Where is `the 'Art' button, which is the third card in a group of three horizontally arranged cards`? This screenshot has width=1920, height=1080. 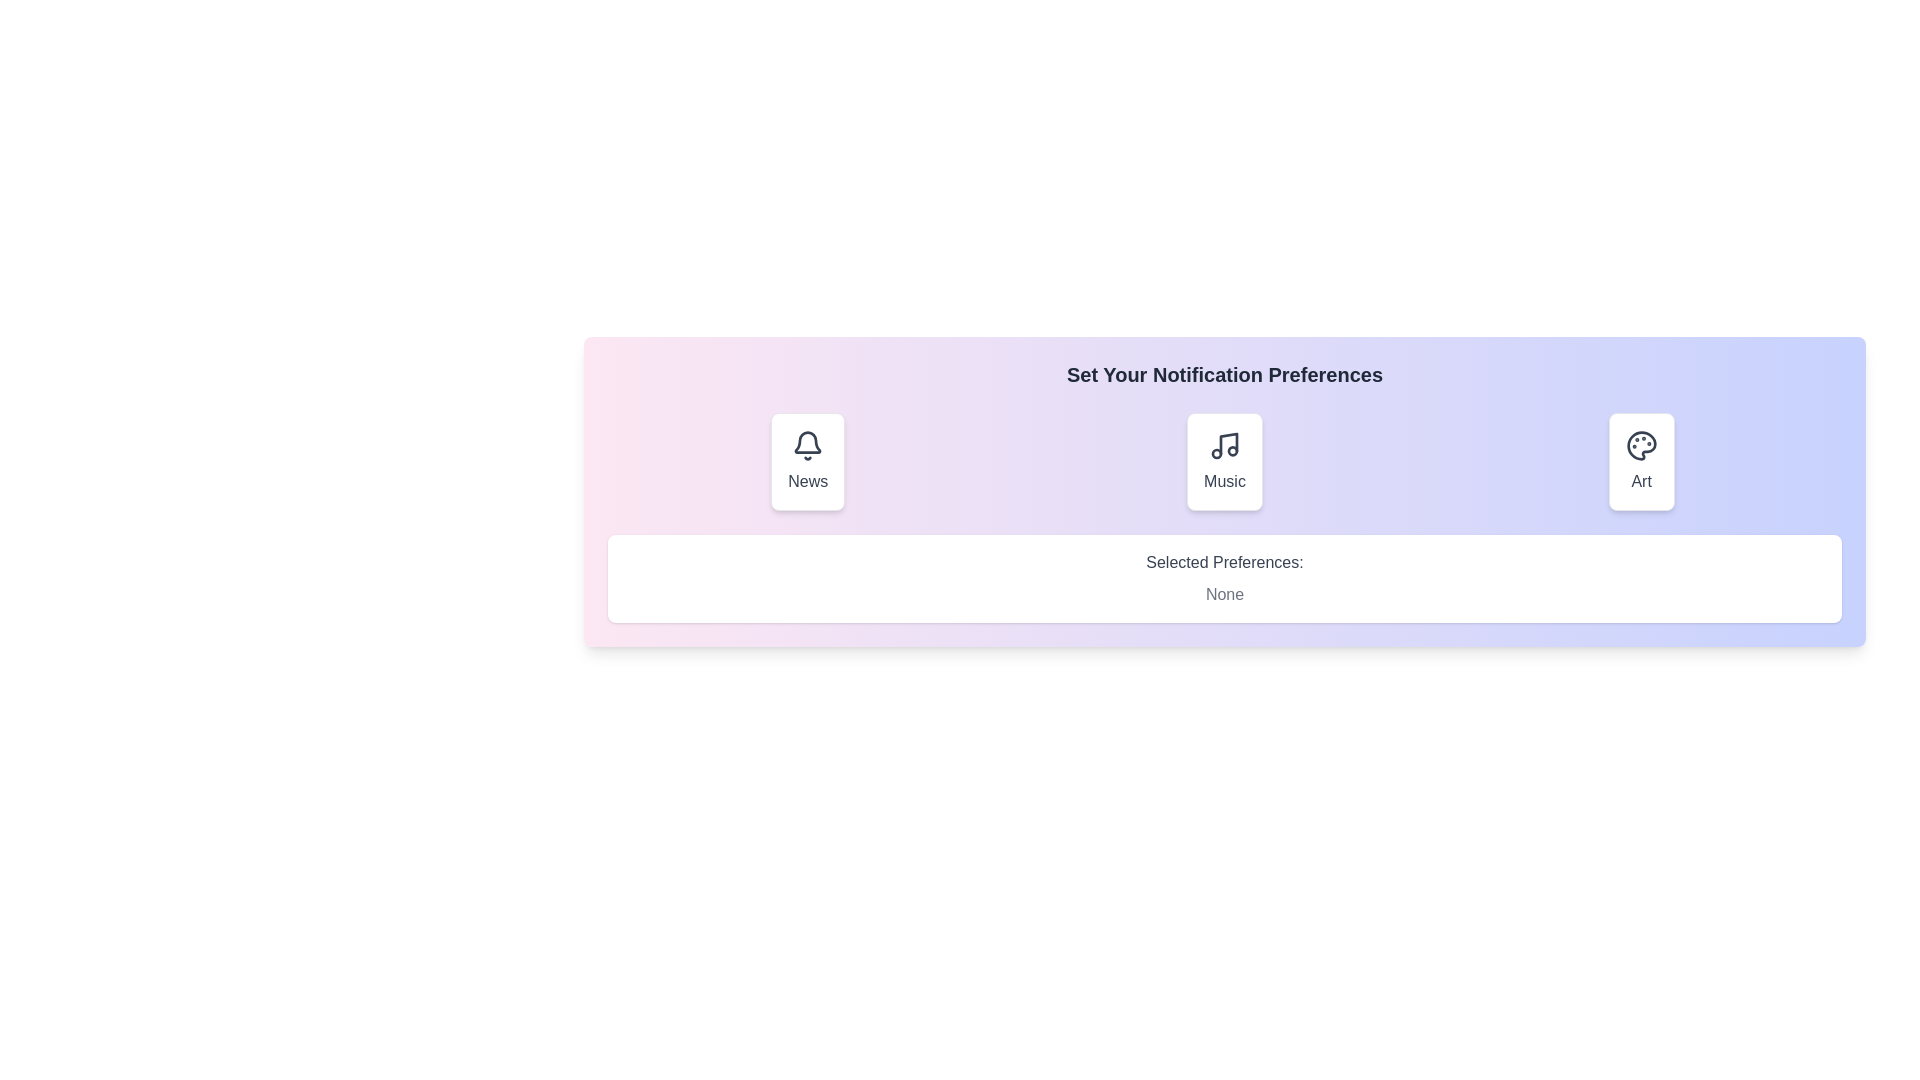
the 'Art' button, which is the third card in a group of three horizontally arranged cards is located at coordinates (1641, 462).